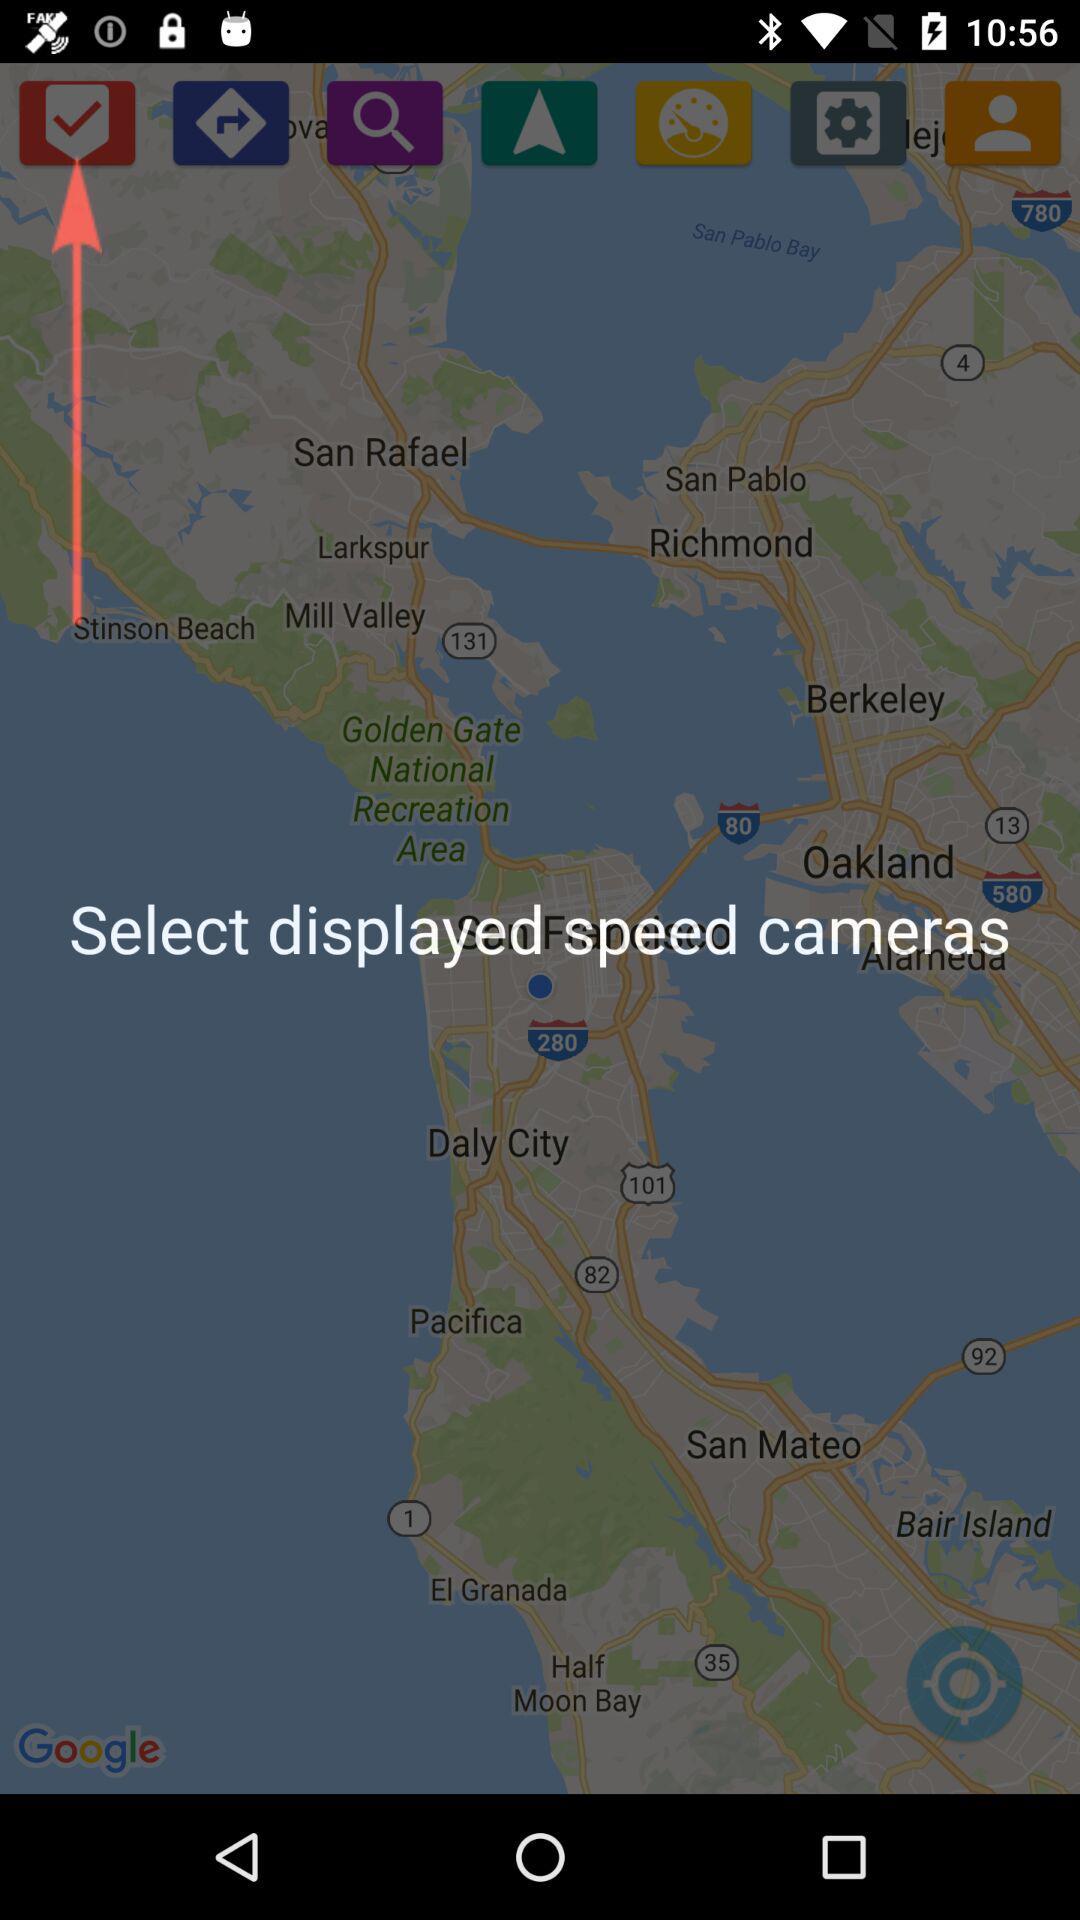 The image size is (1080, 1920). I want to click on icon above select displayed speed, so click(538, 121).